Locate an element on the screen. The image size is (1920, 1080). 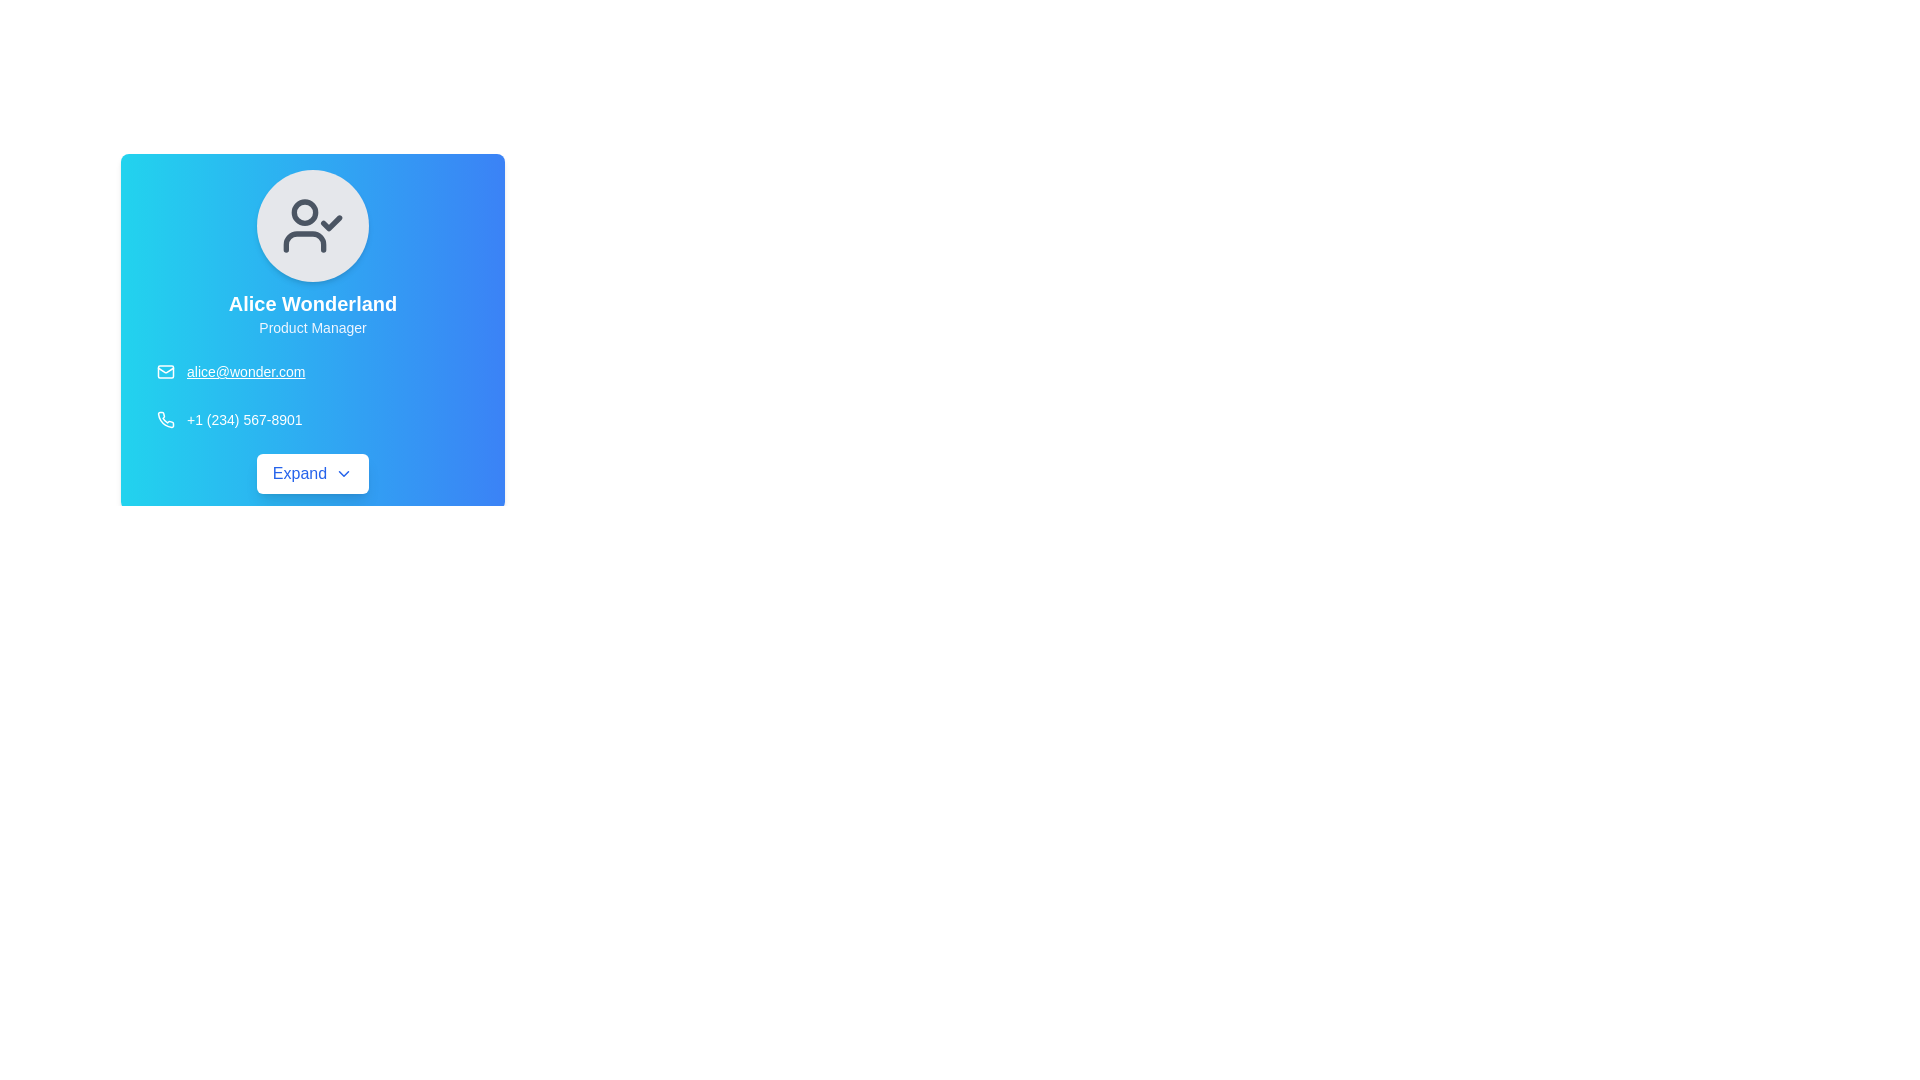
the torso icon section of the user profile, which is located at the top center of the profile card is located at coordinates (304, 241).